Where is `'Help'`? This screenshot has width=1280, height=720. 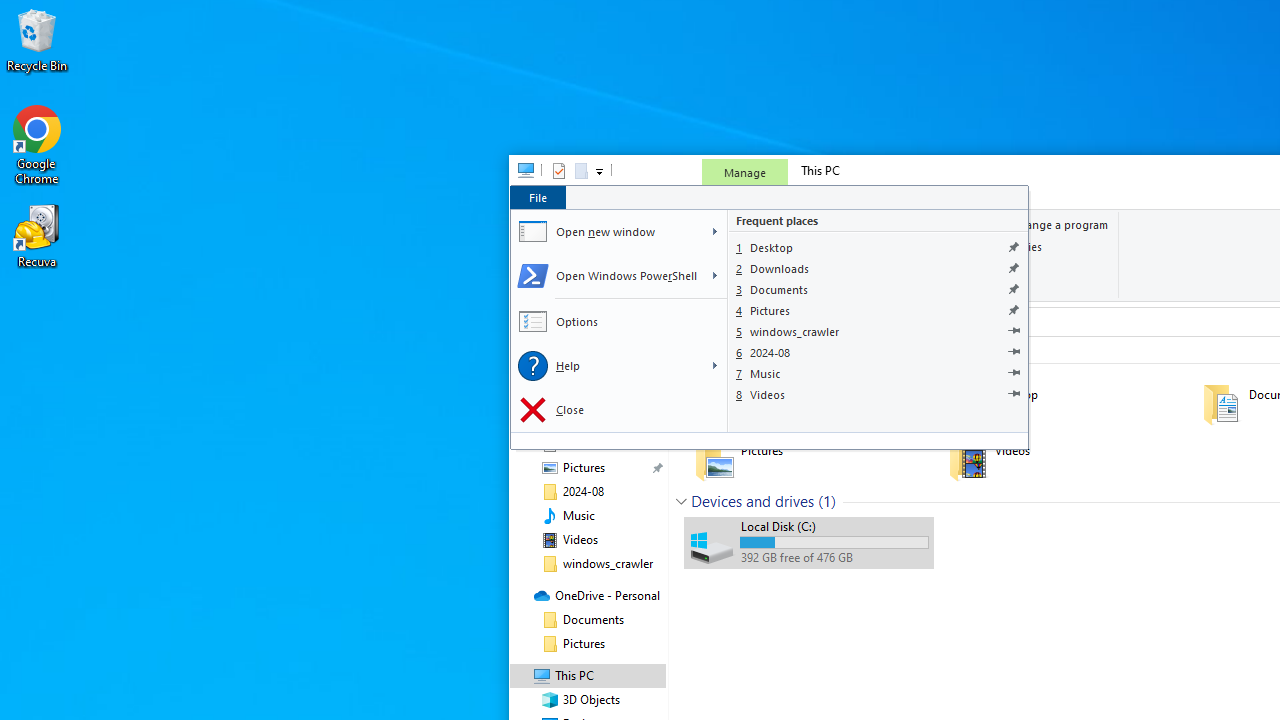 'Help' is located at coordinates (605, 366).